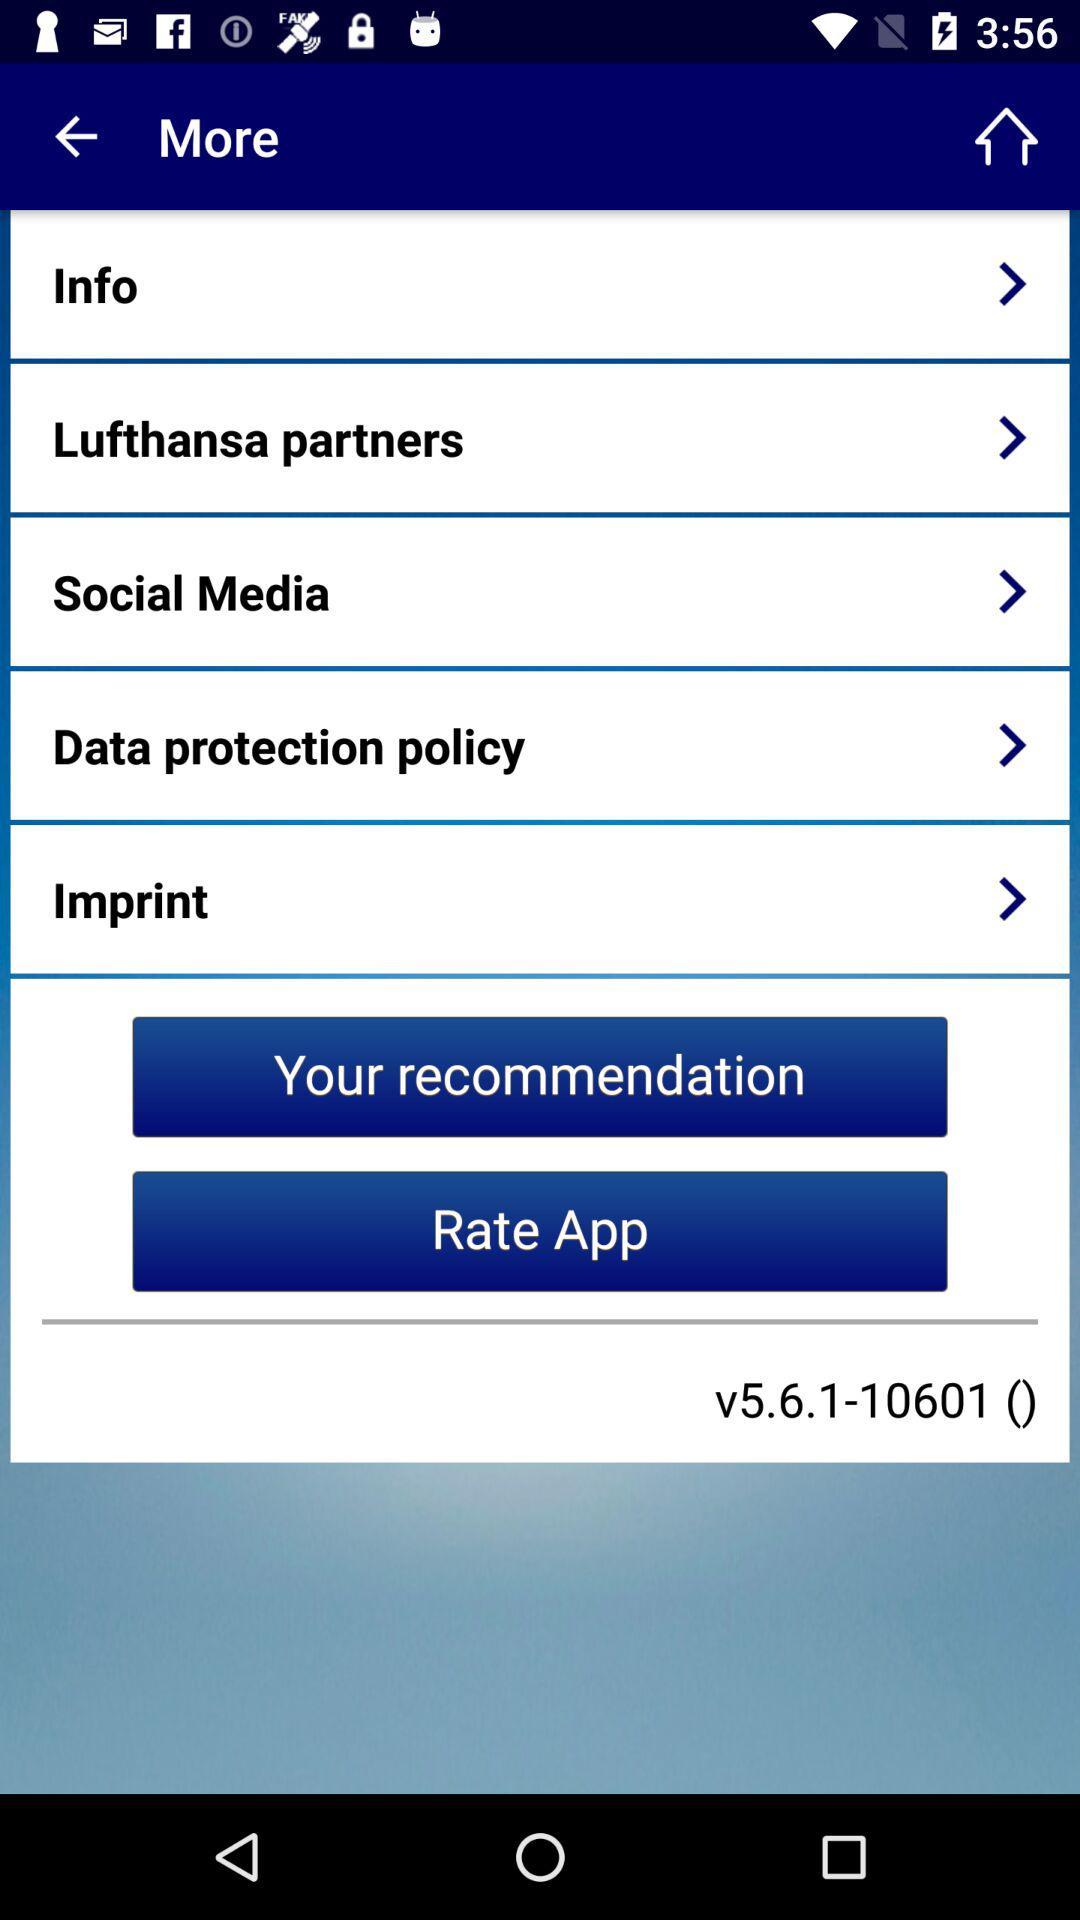  I want to click on item next to the more item, so click(72, 135).